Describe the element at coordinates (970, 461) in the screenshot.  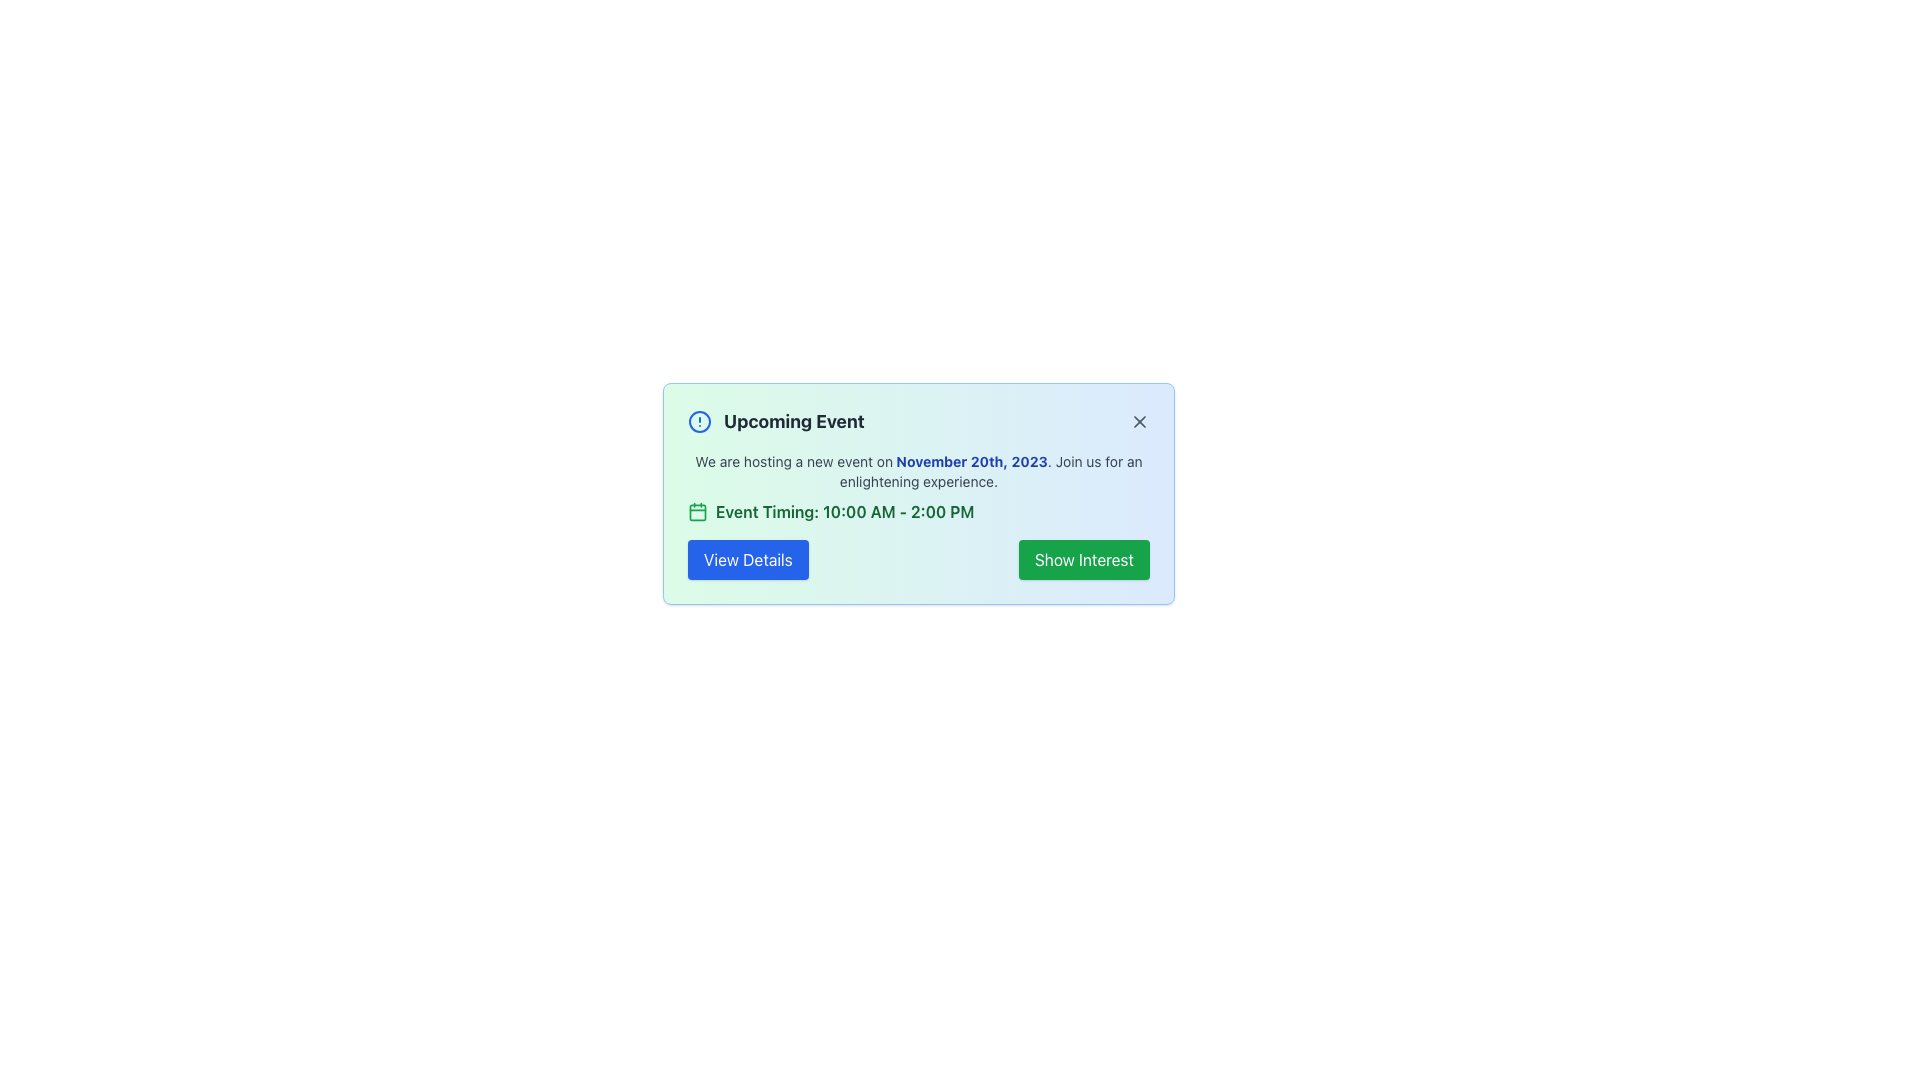
I see `the text element that emphasizes the event's date within the 'Upcoming Event' card layout` at that location.